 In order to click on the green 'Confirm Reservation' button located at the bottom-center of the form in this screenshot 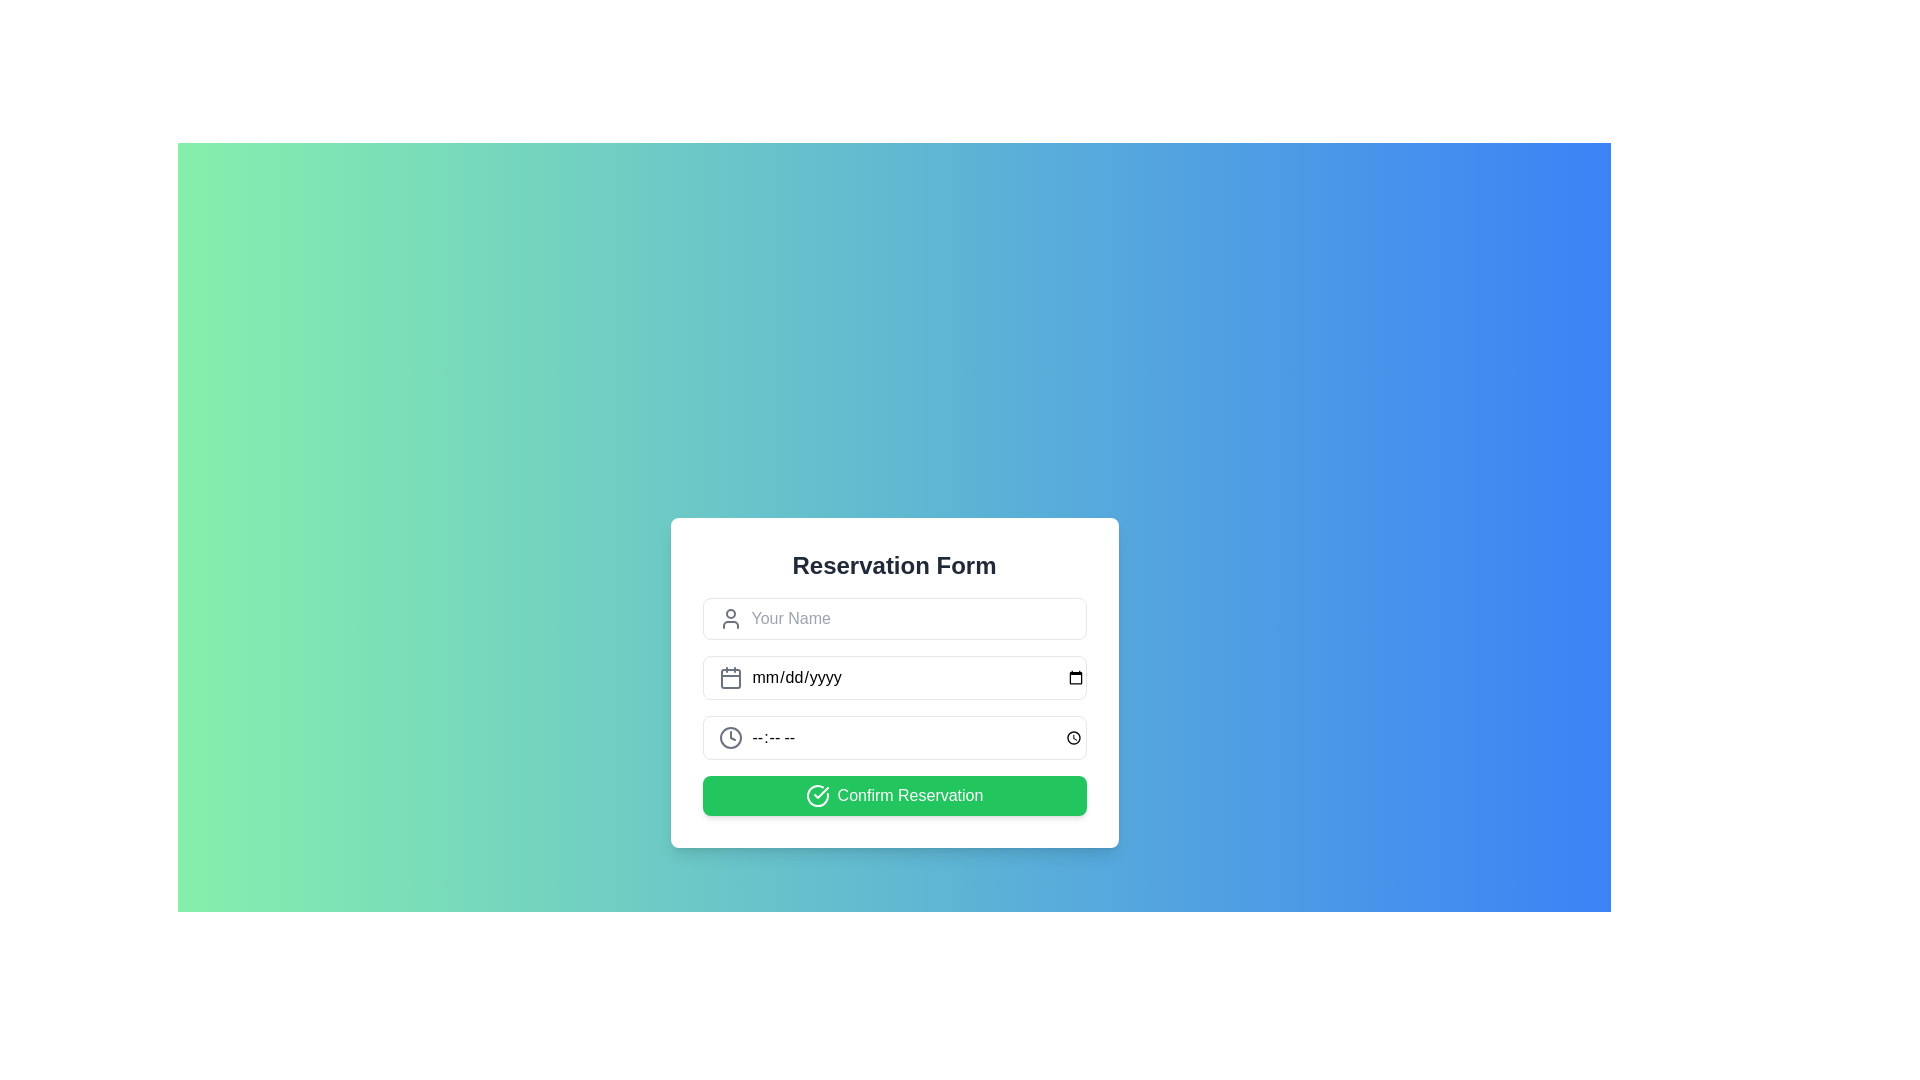, I will do `click(893, 794)`.